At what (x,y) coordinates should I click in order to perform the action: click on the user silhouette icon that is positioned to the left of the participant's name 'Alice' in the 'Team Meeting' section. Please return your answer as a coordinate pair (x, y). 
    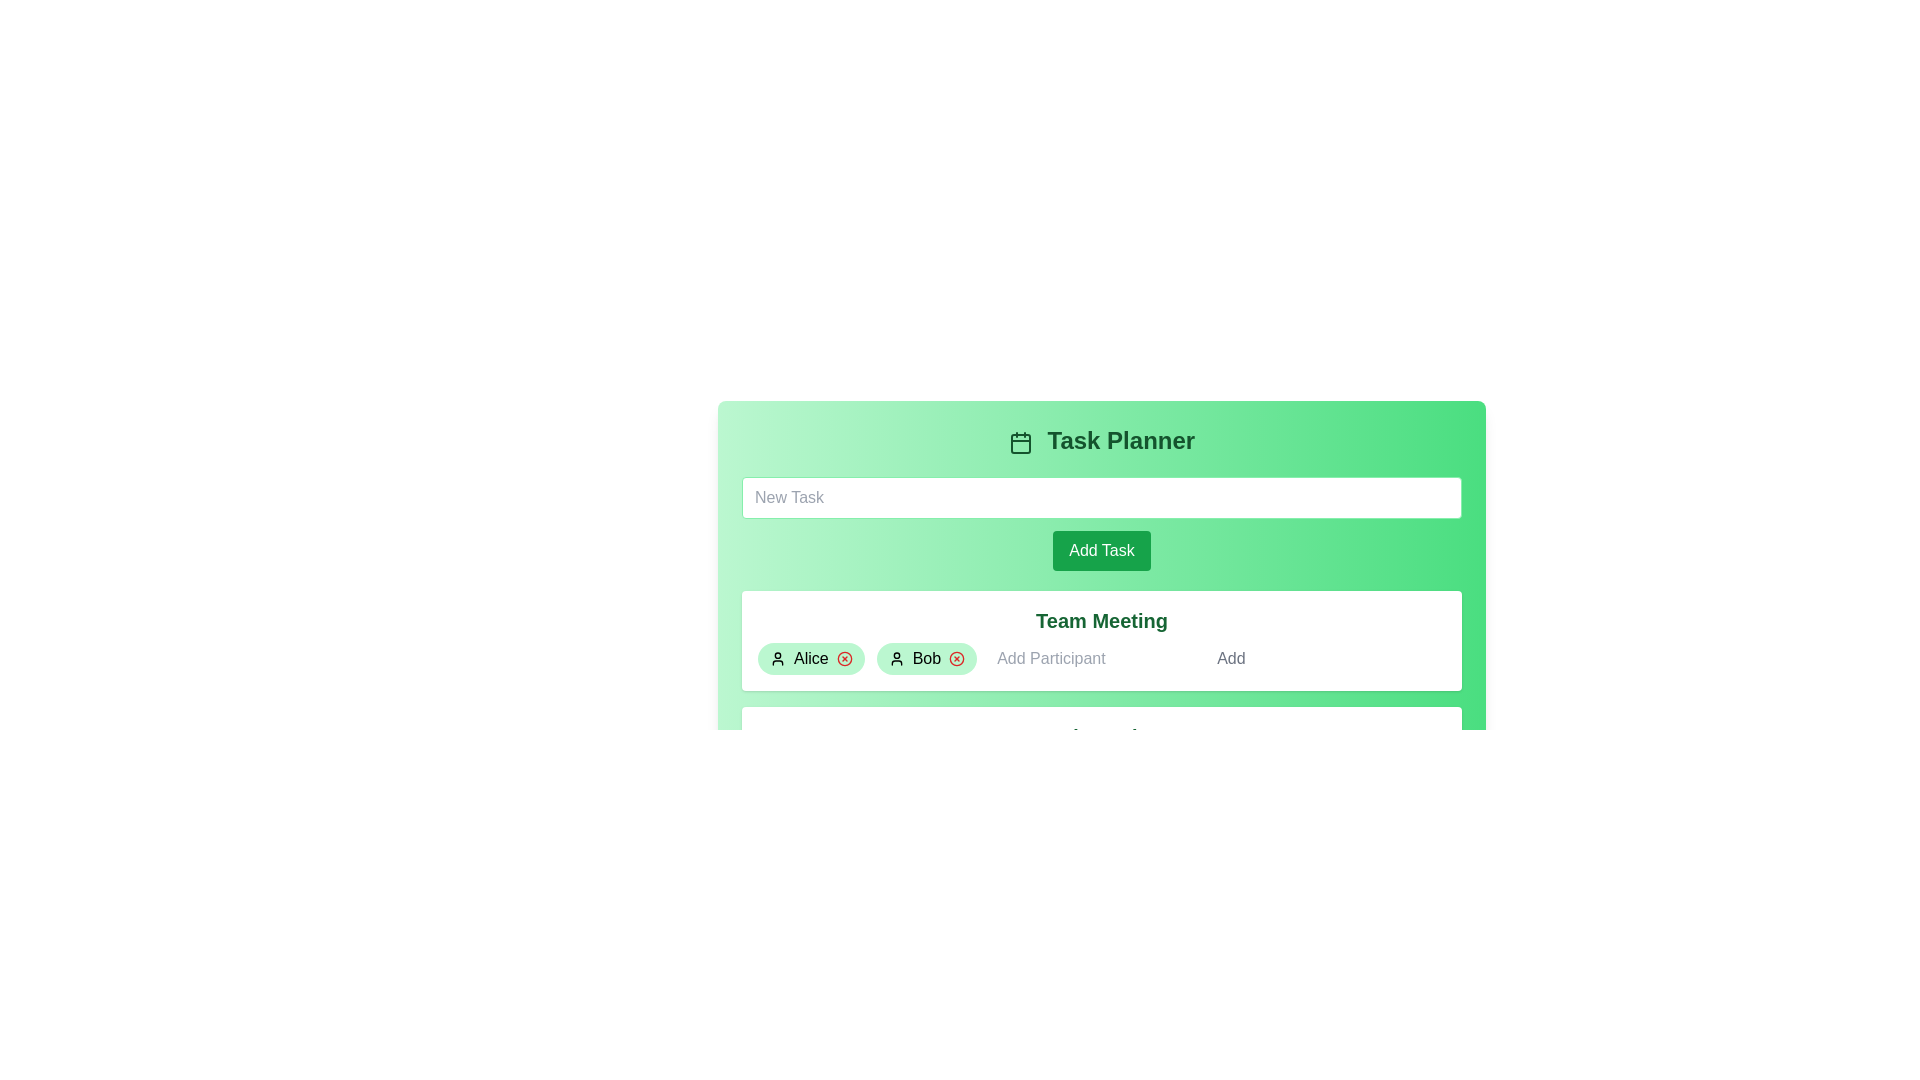
    Looking at the image, I should click on (776, 659).